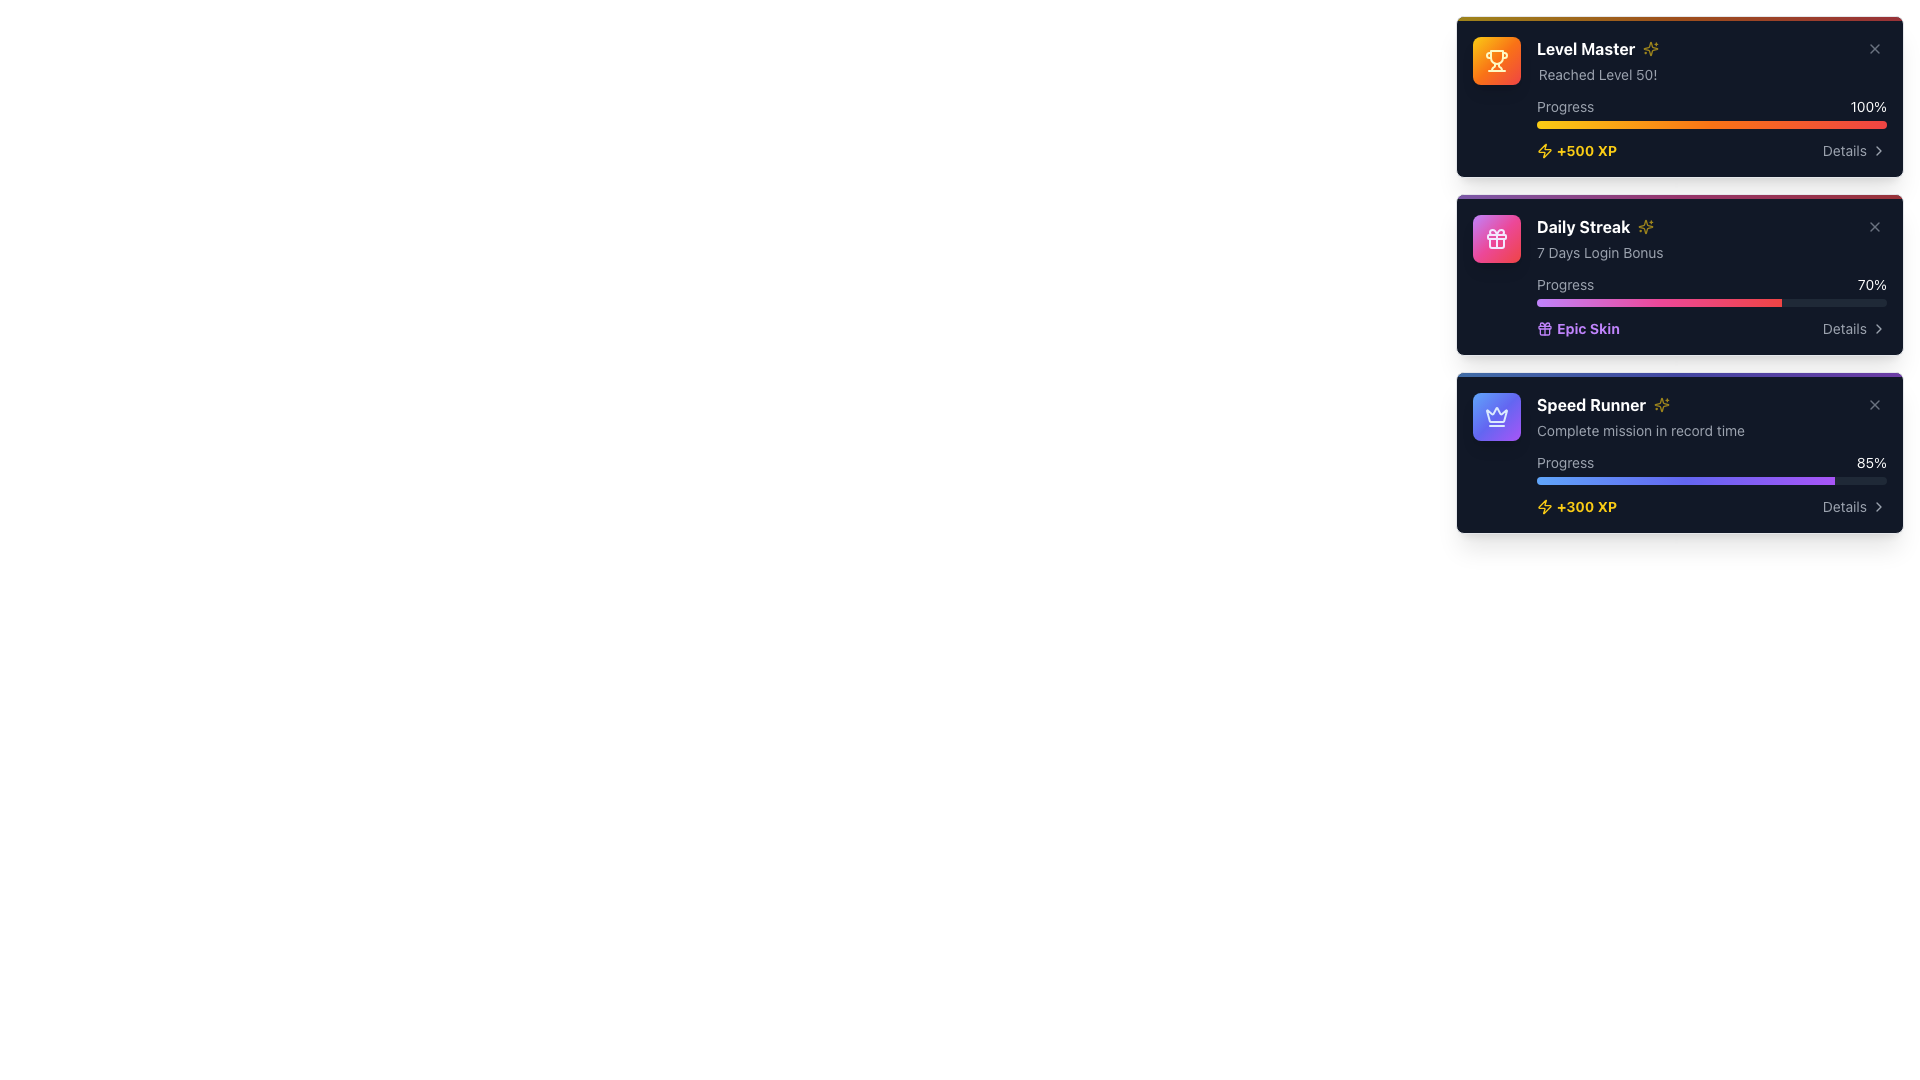 Image resolution: width=1920 pixels, height=1080 pixels. Describe the element at coordinates (1874, 48) in the screenshot. I see `the close icon button located at the top-right corner of the 'Level Master' card` at that location.